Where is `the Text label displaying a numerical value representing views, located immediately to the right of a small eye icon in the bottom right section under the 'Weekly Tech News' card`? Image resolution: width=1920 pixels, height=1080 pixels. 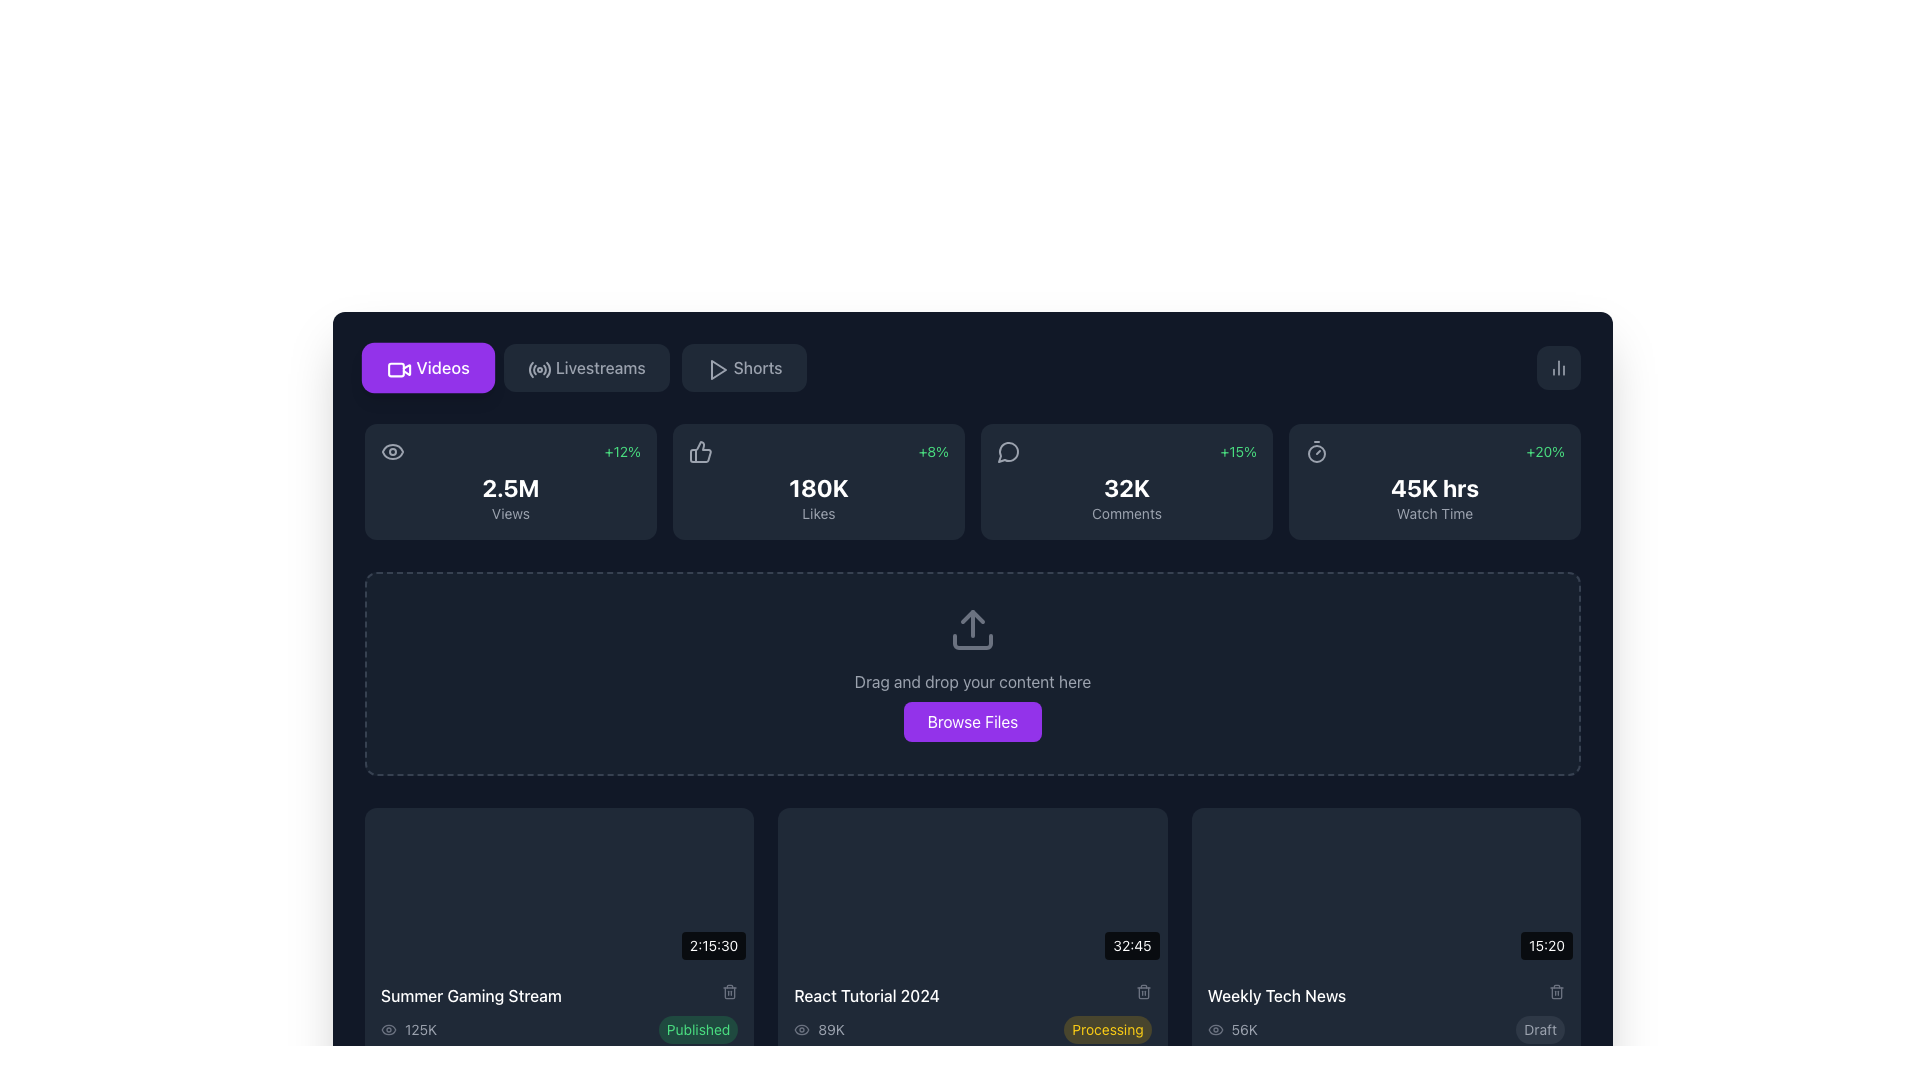 the Text label displaying a numerical value representing views, located immediately to the right of a small eye icon in the bottom right section under the 'Weekly Tech News' card is located at coordinates (1243, 1029).